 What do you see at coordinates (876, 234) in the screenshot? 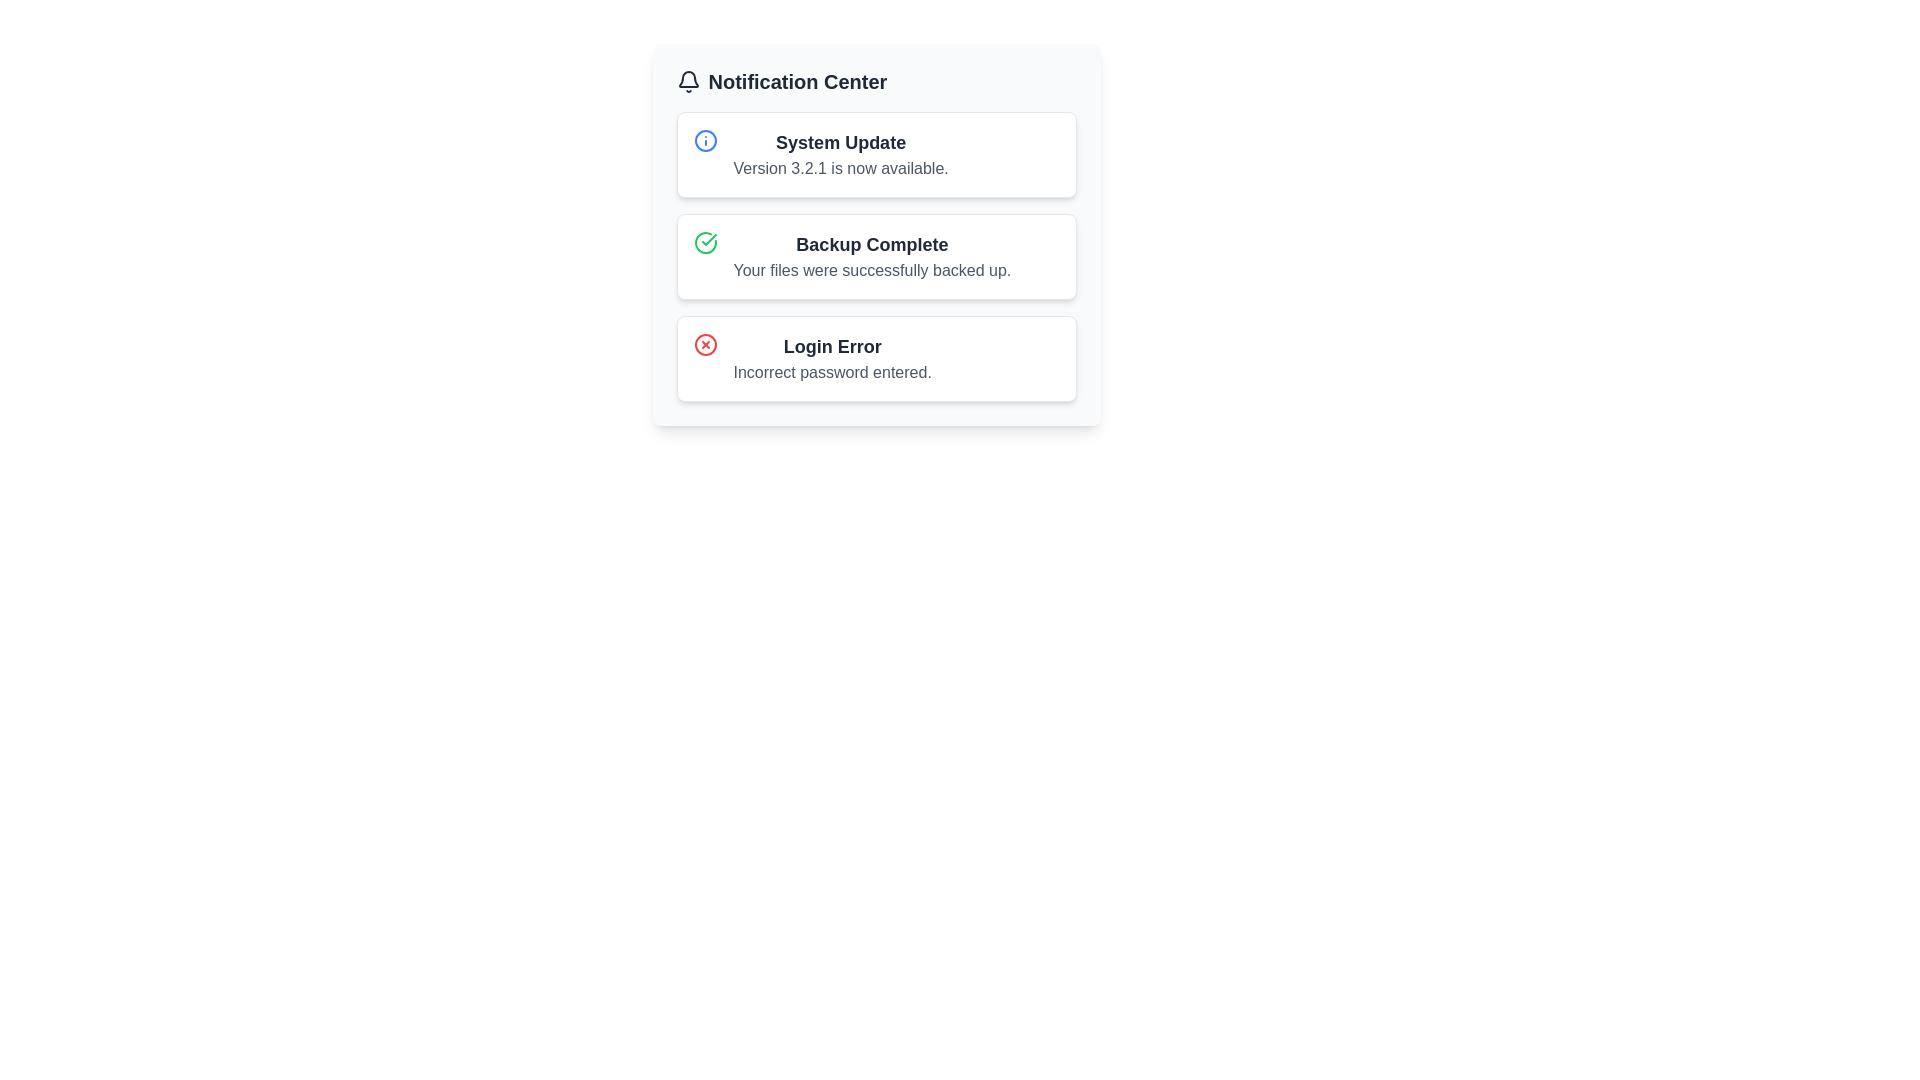
I see `the informative section in the notification panel that indicates a successful backup process, located between 'System Update' and 'Login Error'` at bounding box center [876, 234].